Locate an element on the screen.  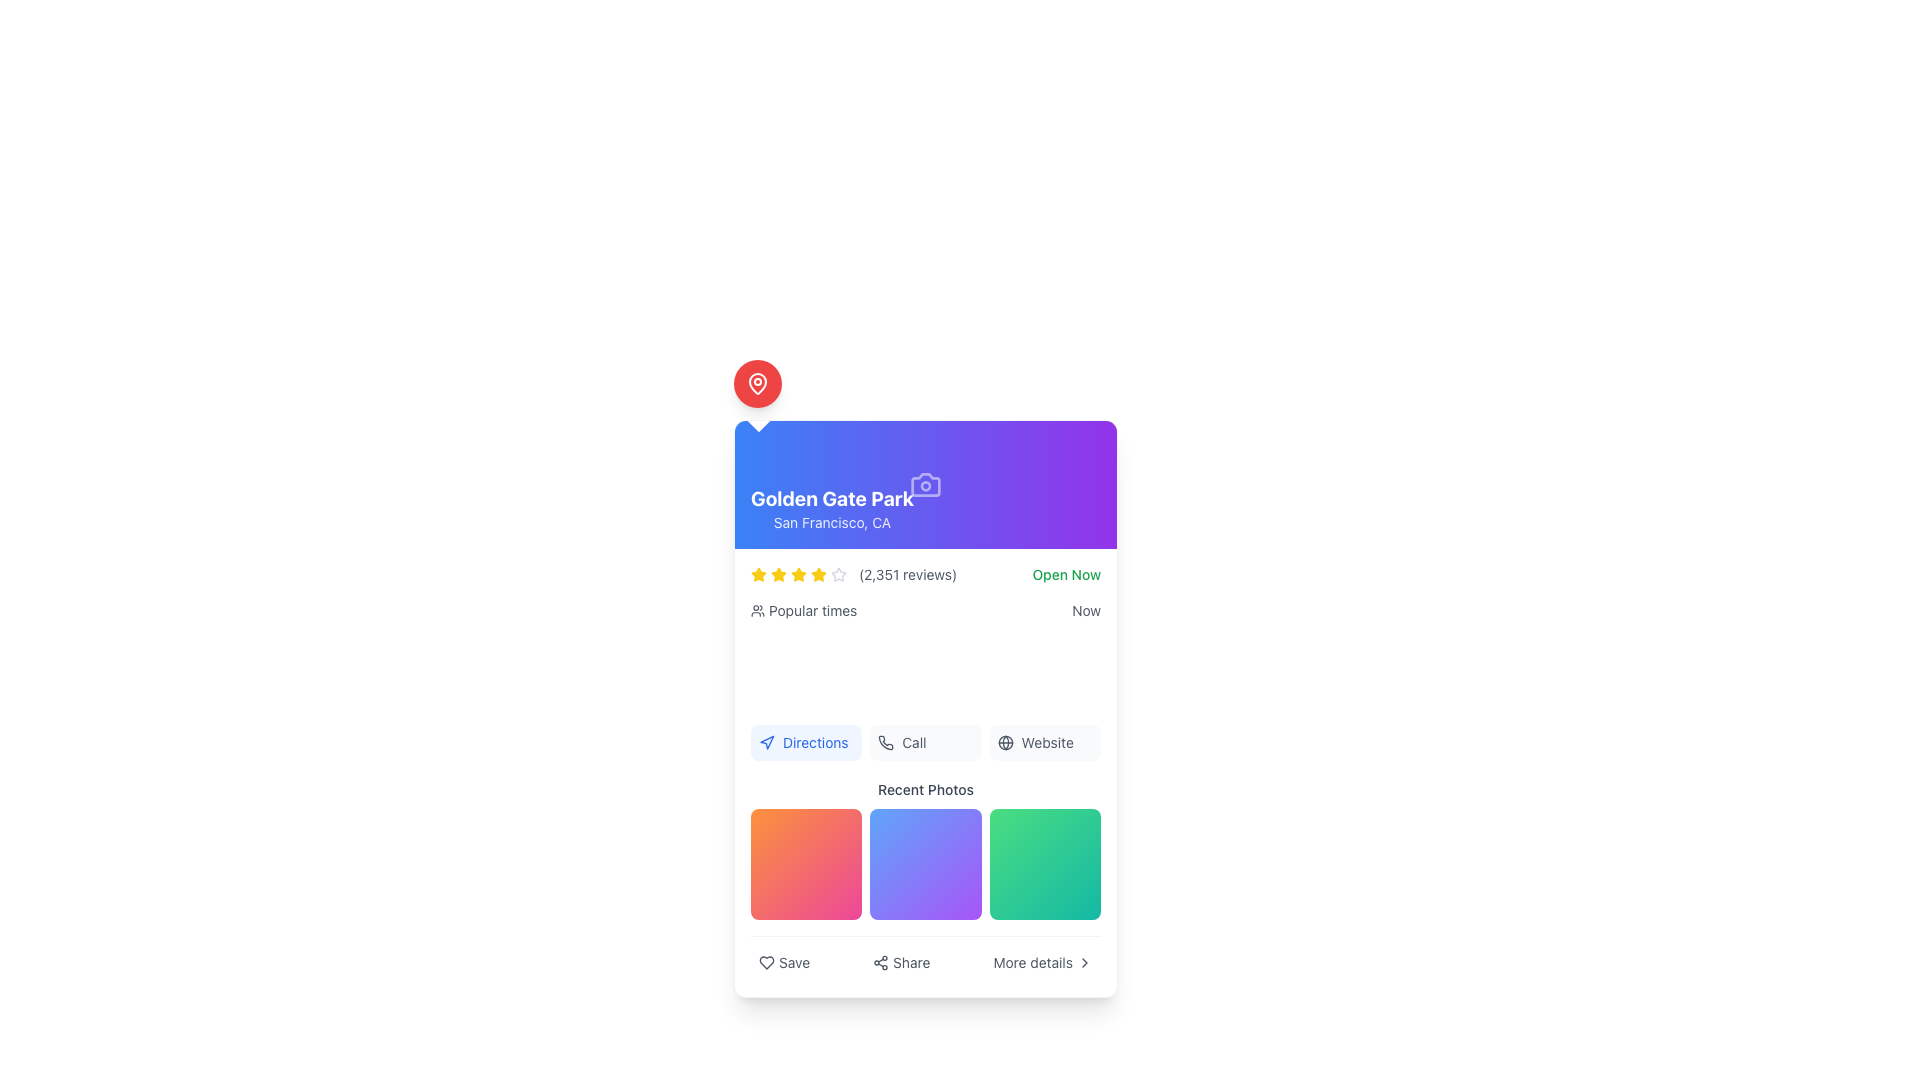
the sharing button located centrally below the 'Recent Photos' section, positioned between the 'Save' button on the left and the 'More details' button on the right is located at coordinates (900, 962).